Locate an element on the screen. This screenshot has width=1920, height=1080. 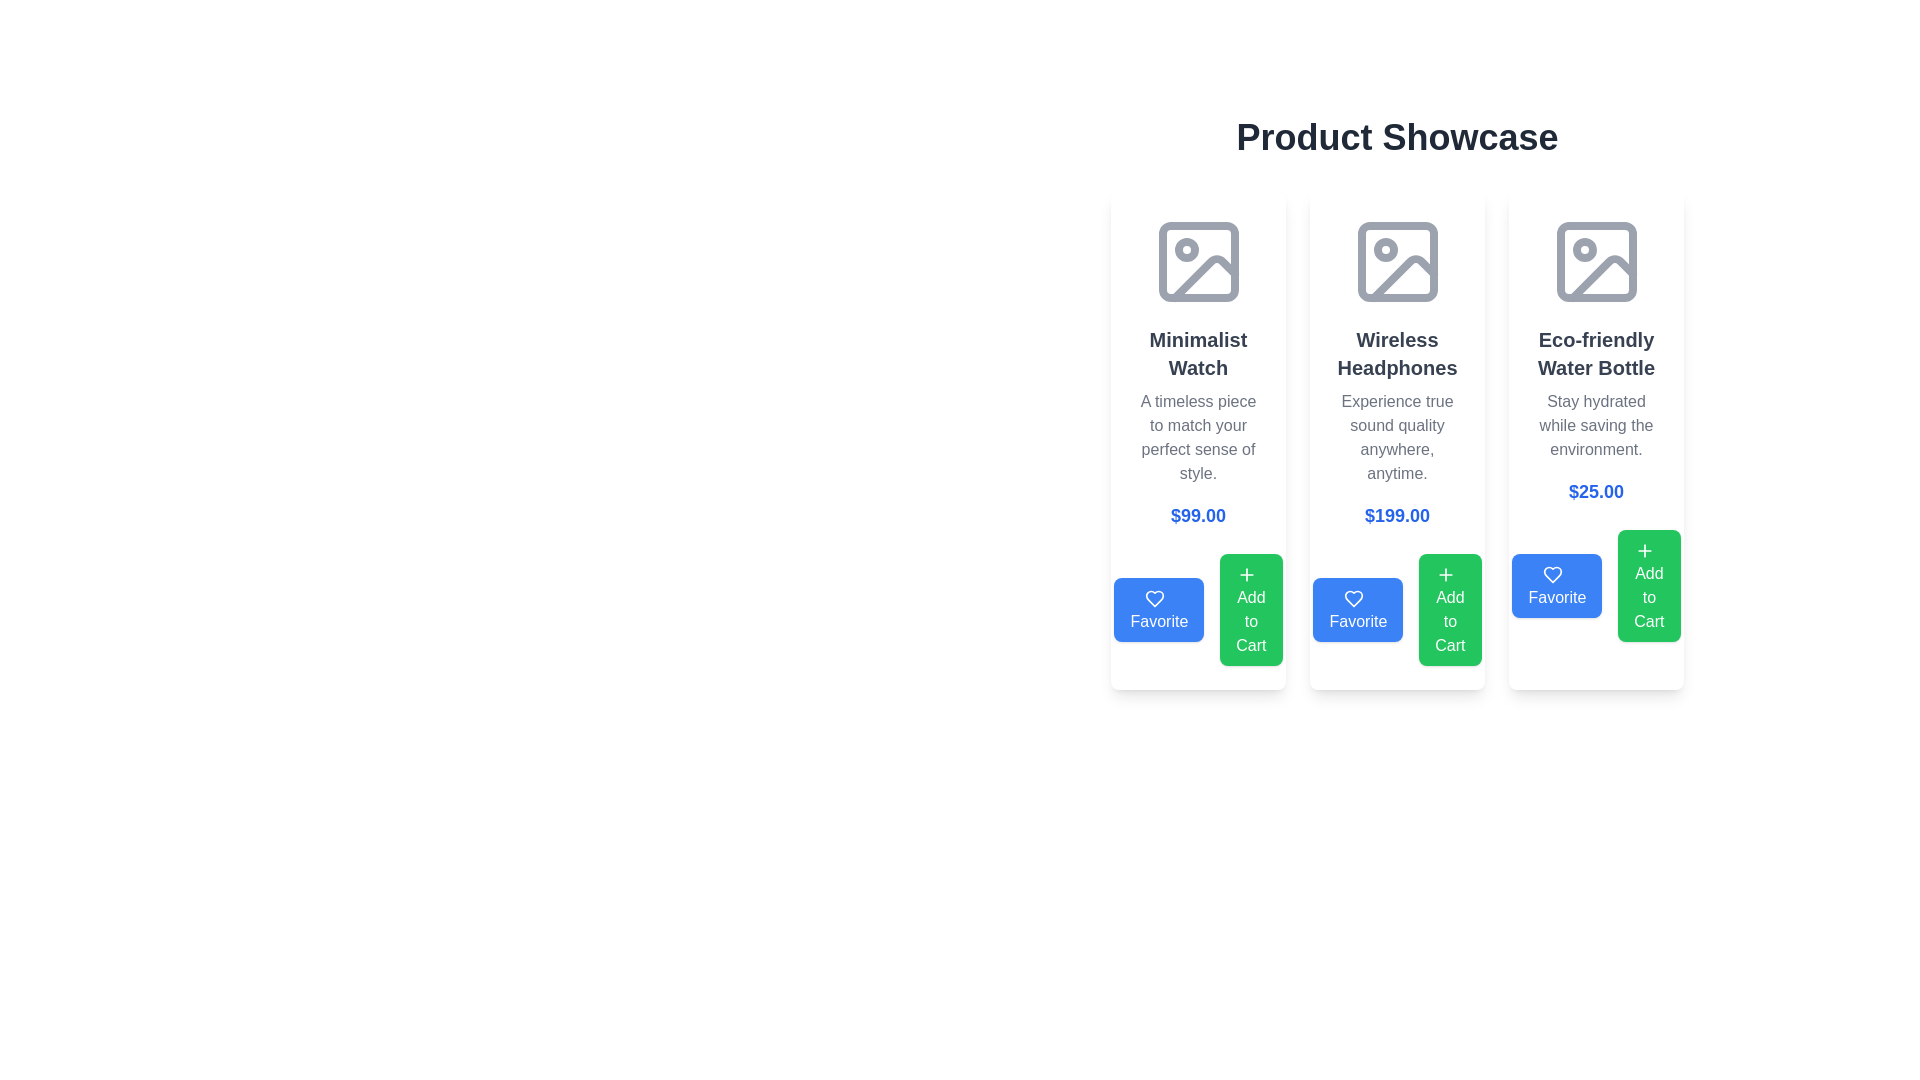
the button located to the right of the 'Favorite' button in the product row for 'Wireless Headphones' is located at coordinates (1450, 608).